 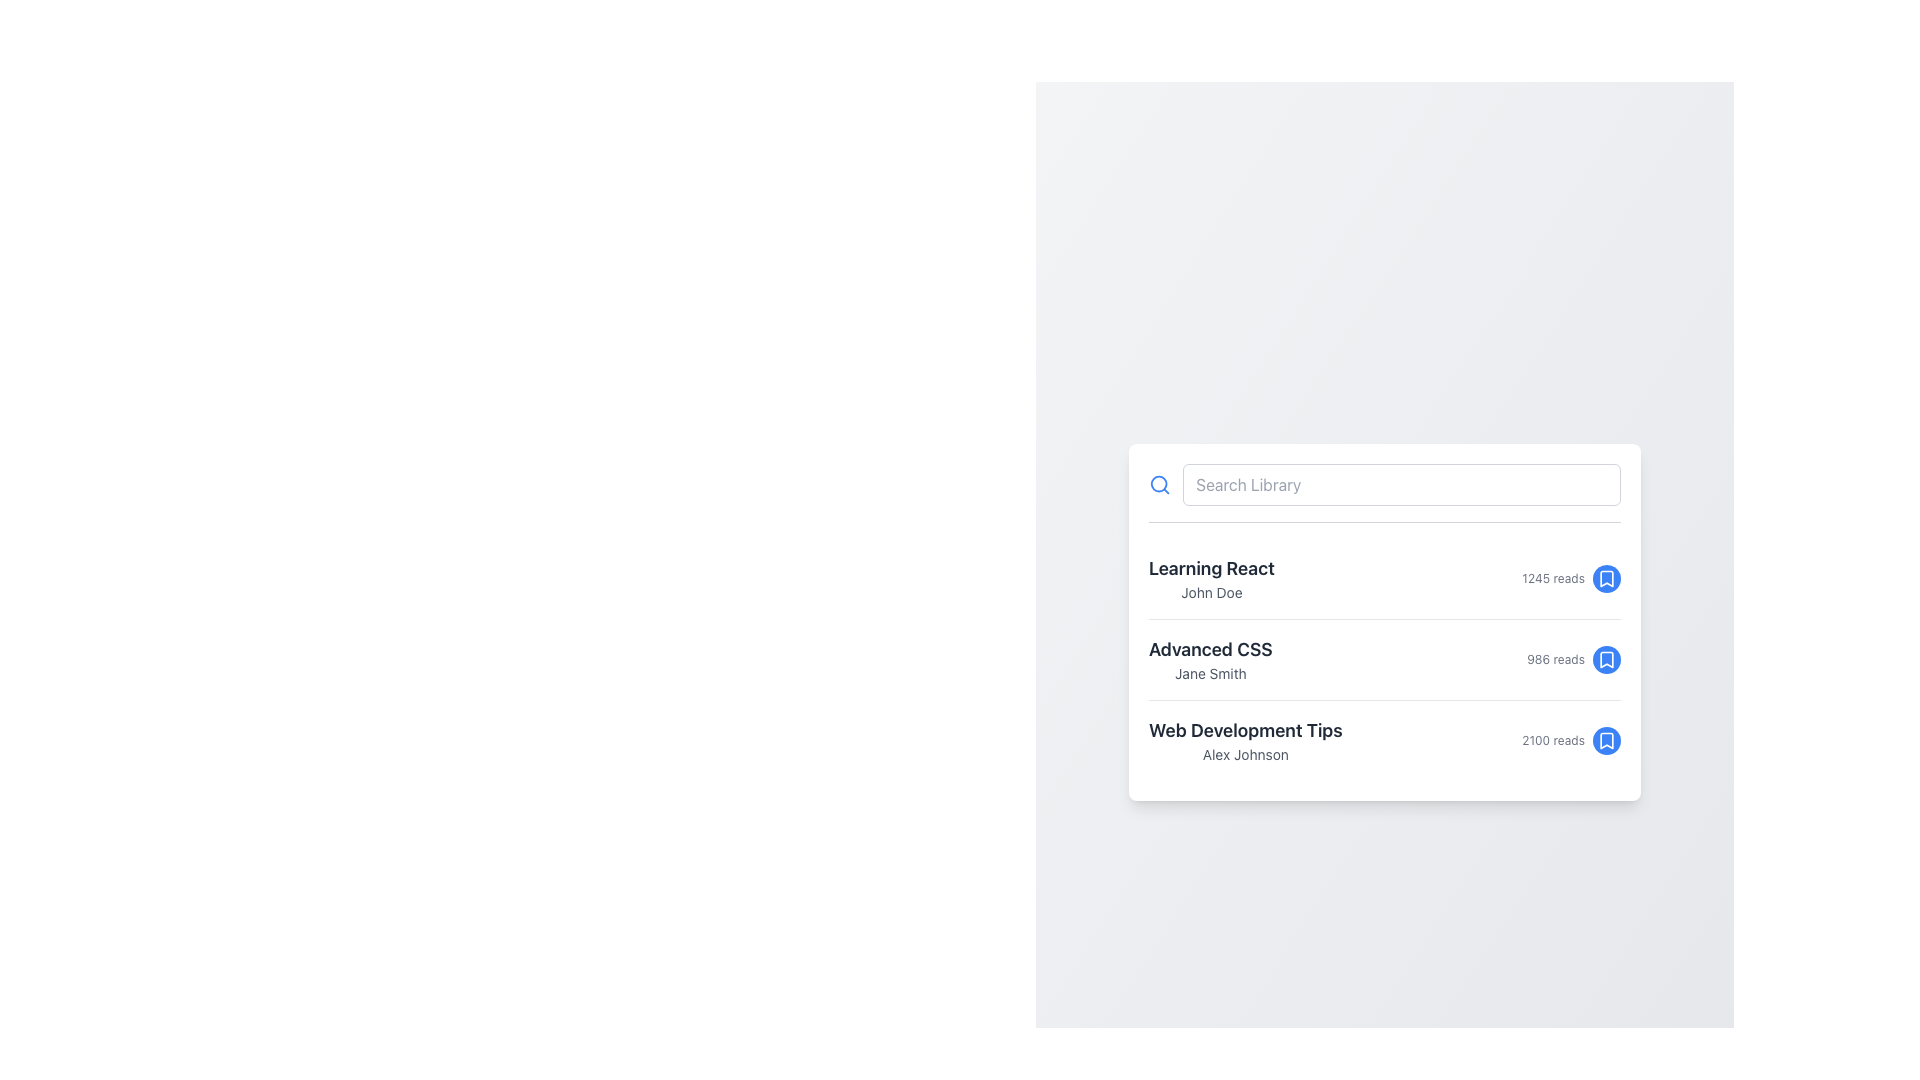 I want to click on the circular graphical element representing the search icon, which is part of an SVG and located at the far left of the search bar, so click(x=1159, y=483).